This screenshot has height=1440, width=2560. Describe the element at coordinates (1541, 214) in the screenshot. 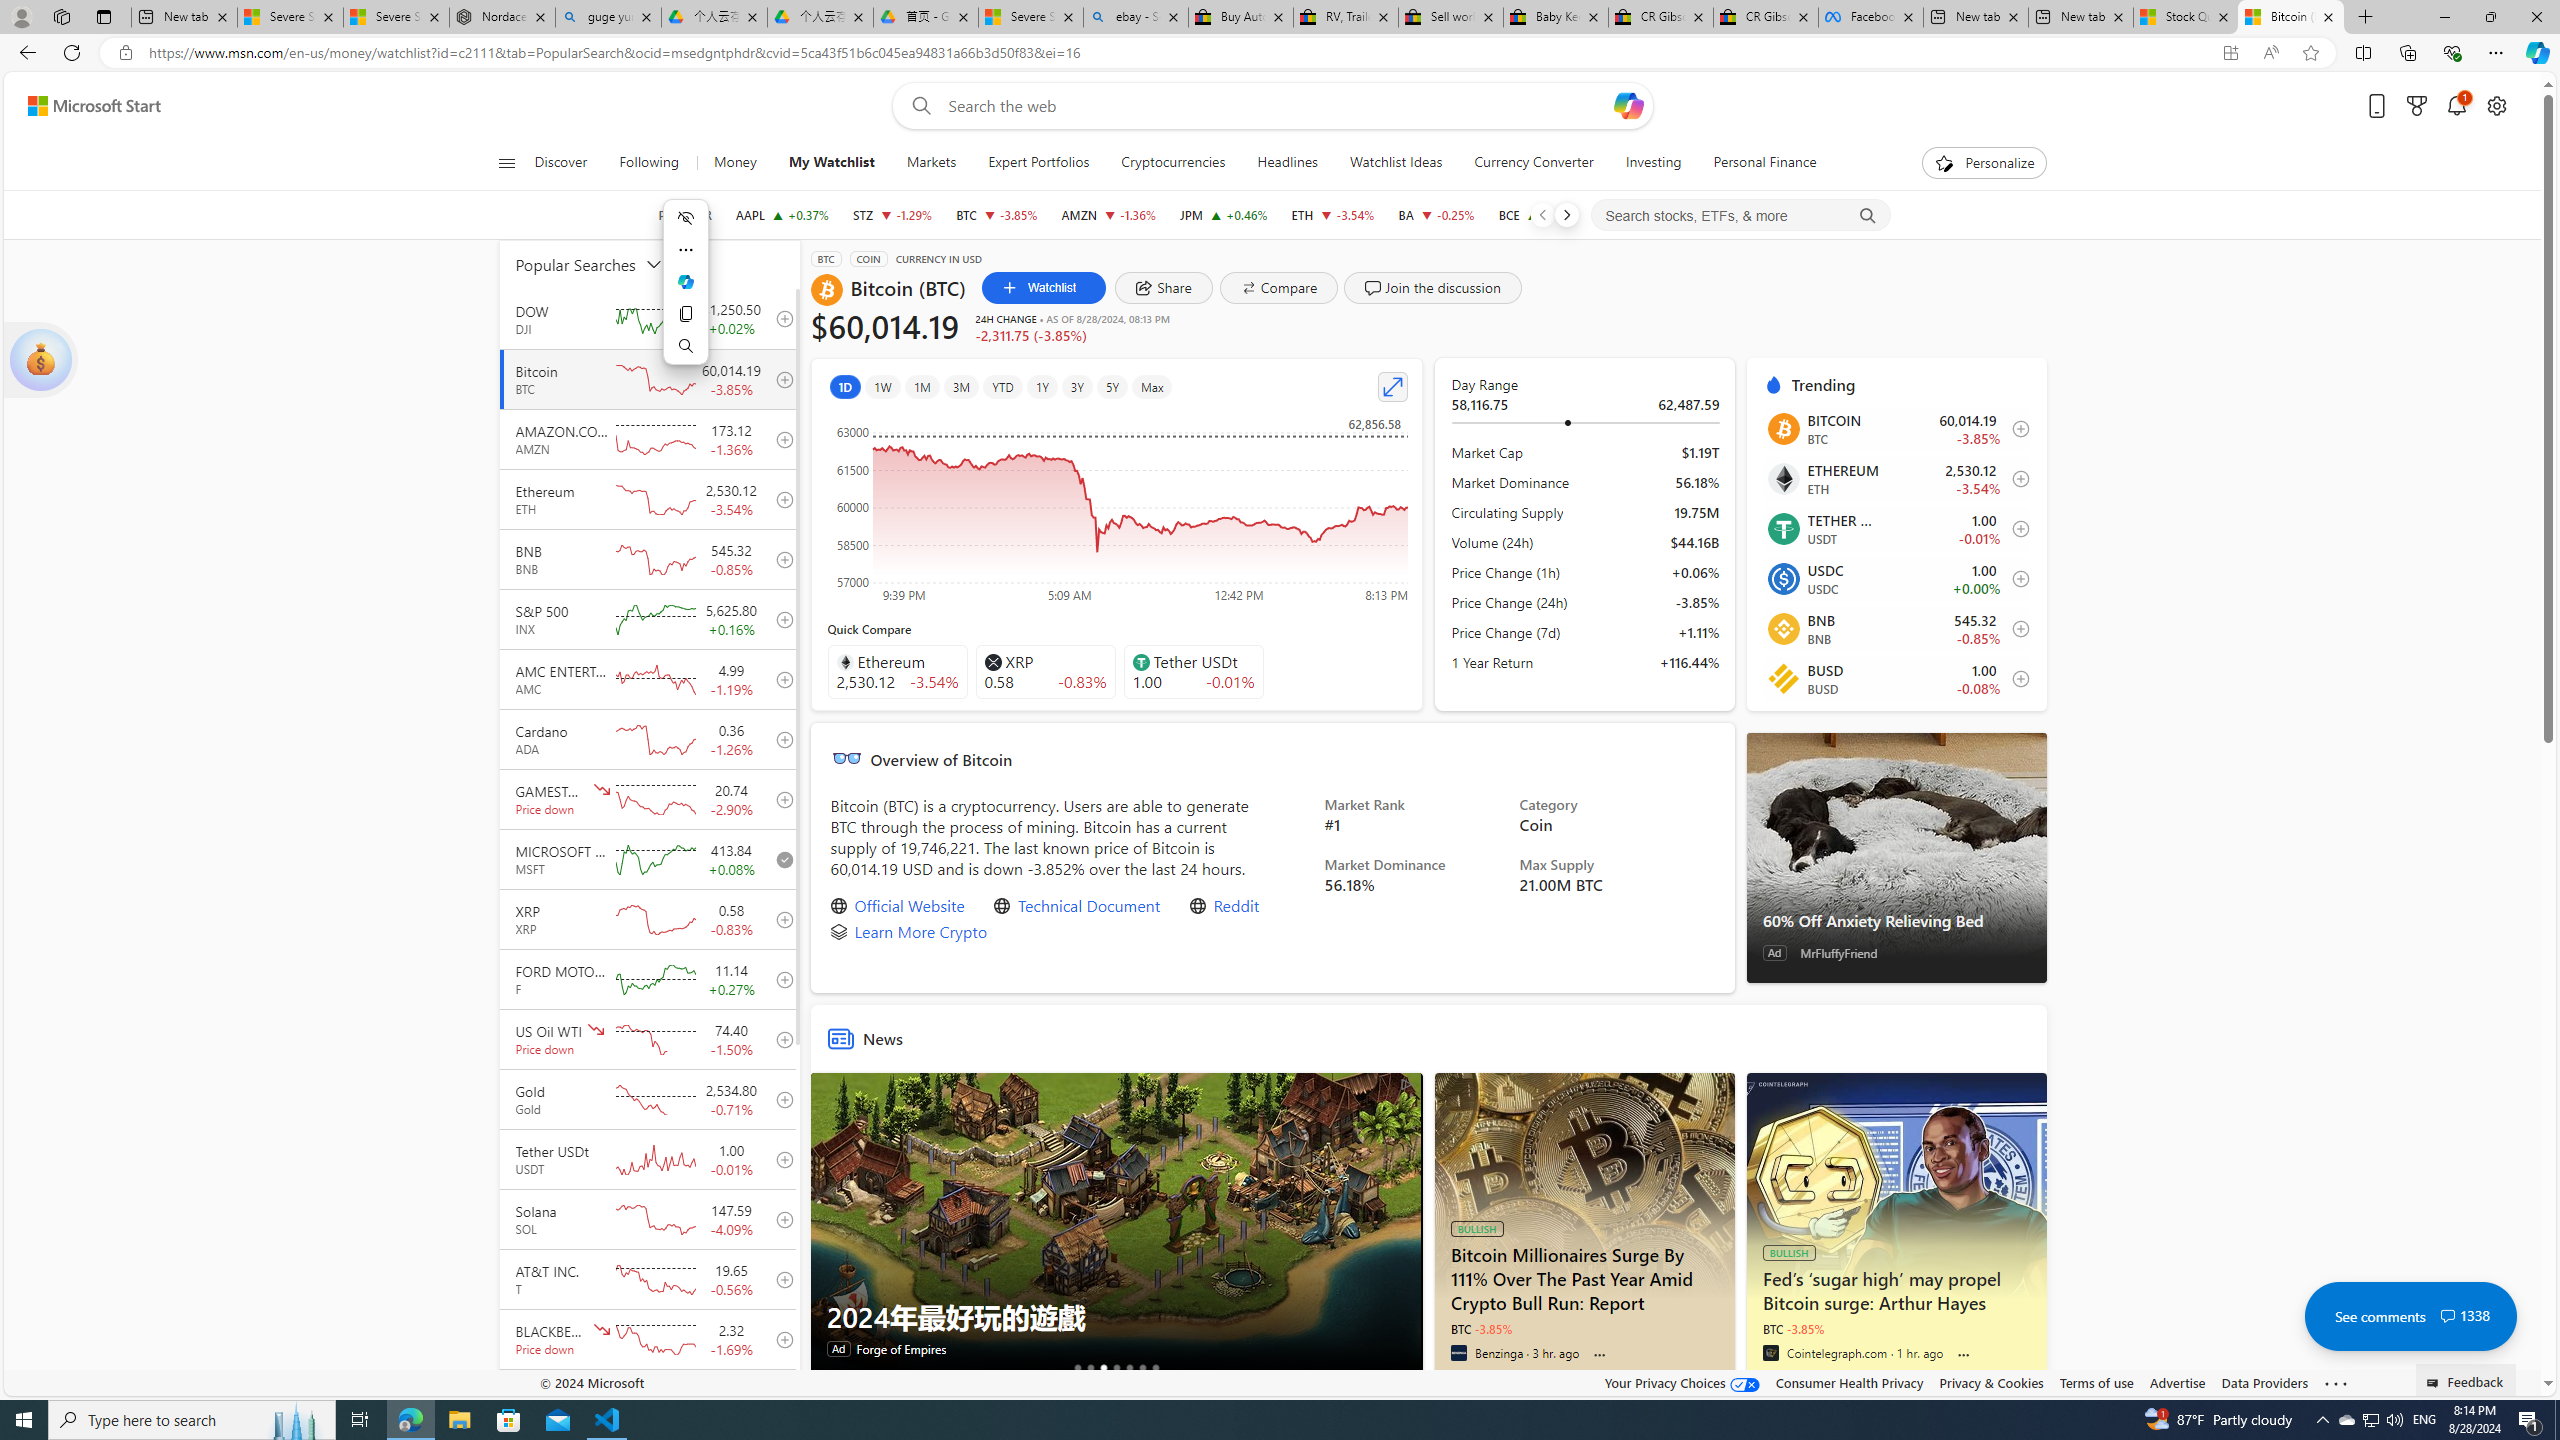

I see `'Previous'` at that location.